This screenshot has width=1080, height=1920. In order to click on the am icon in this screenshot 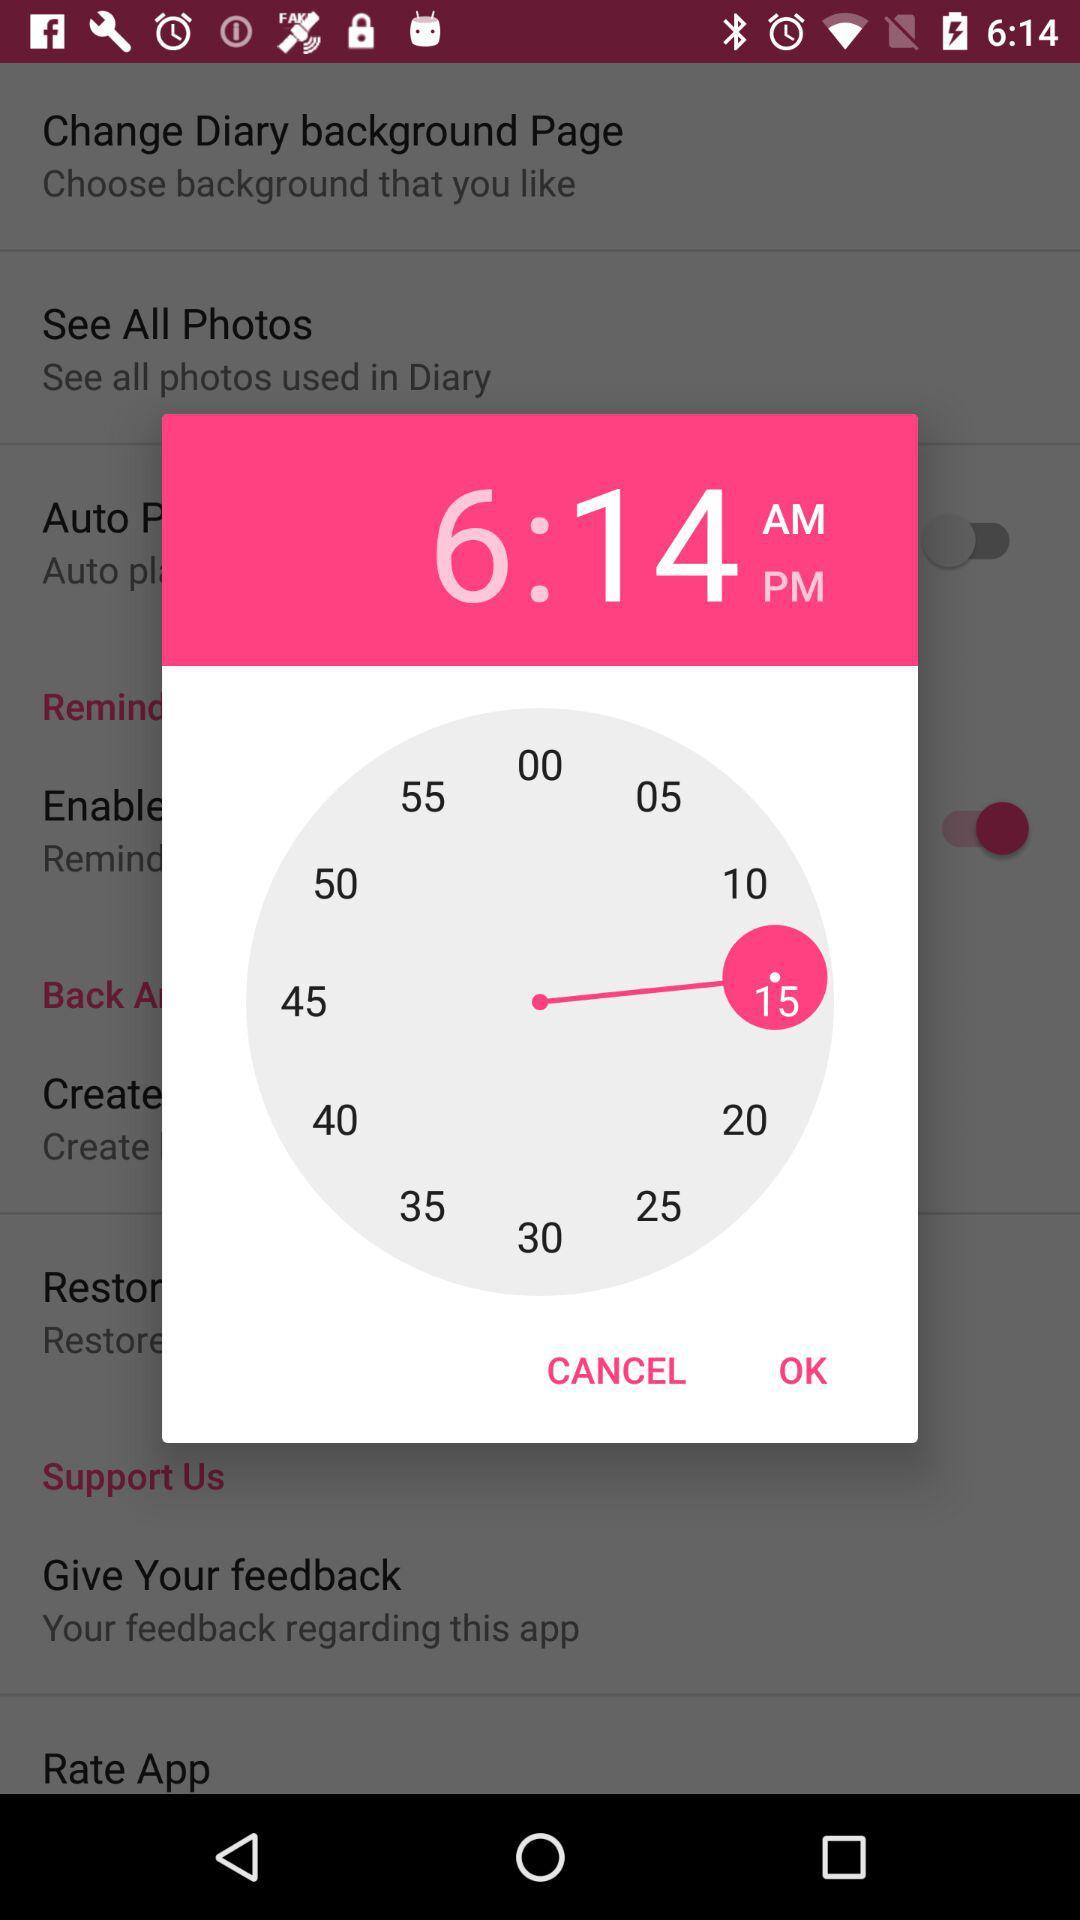, I will do `click(793, 512)`.